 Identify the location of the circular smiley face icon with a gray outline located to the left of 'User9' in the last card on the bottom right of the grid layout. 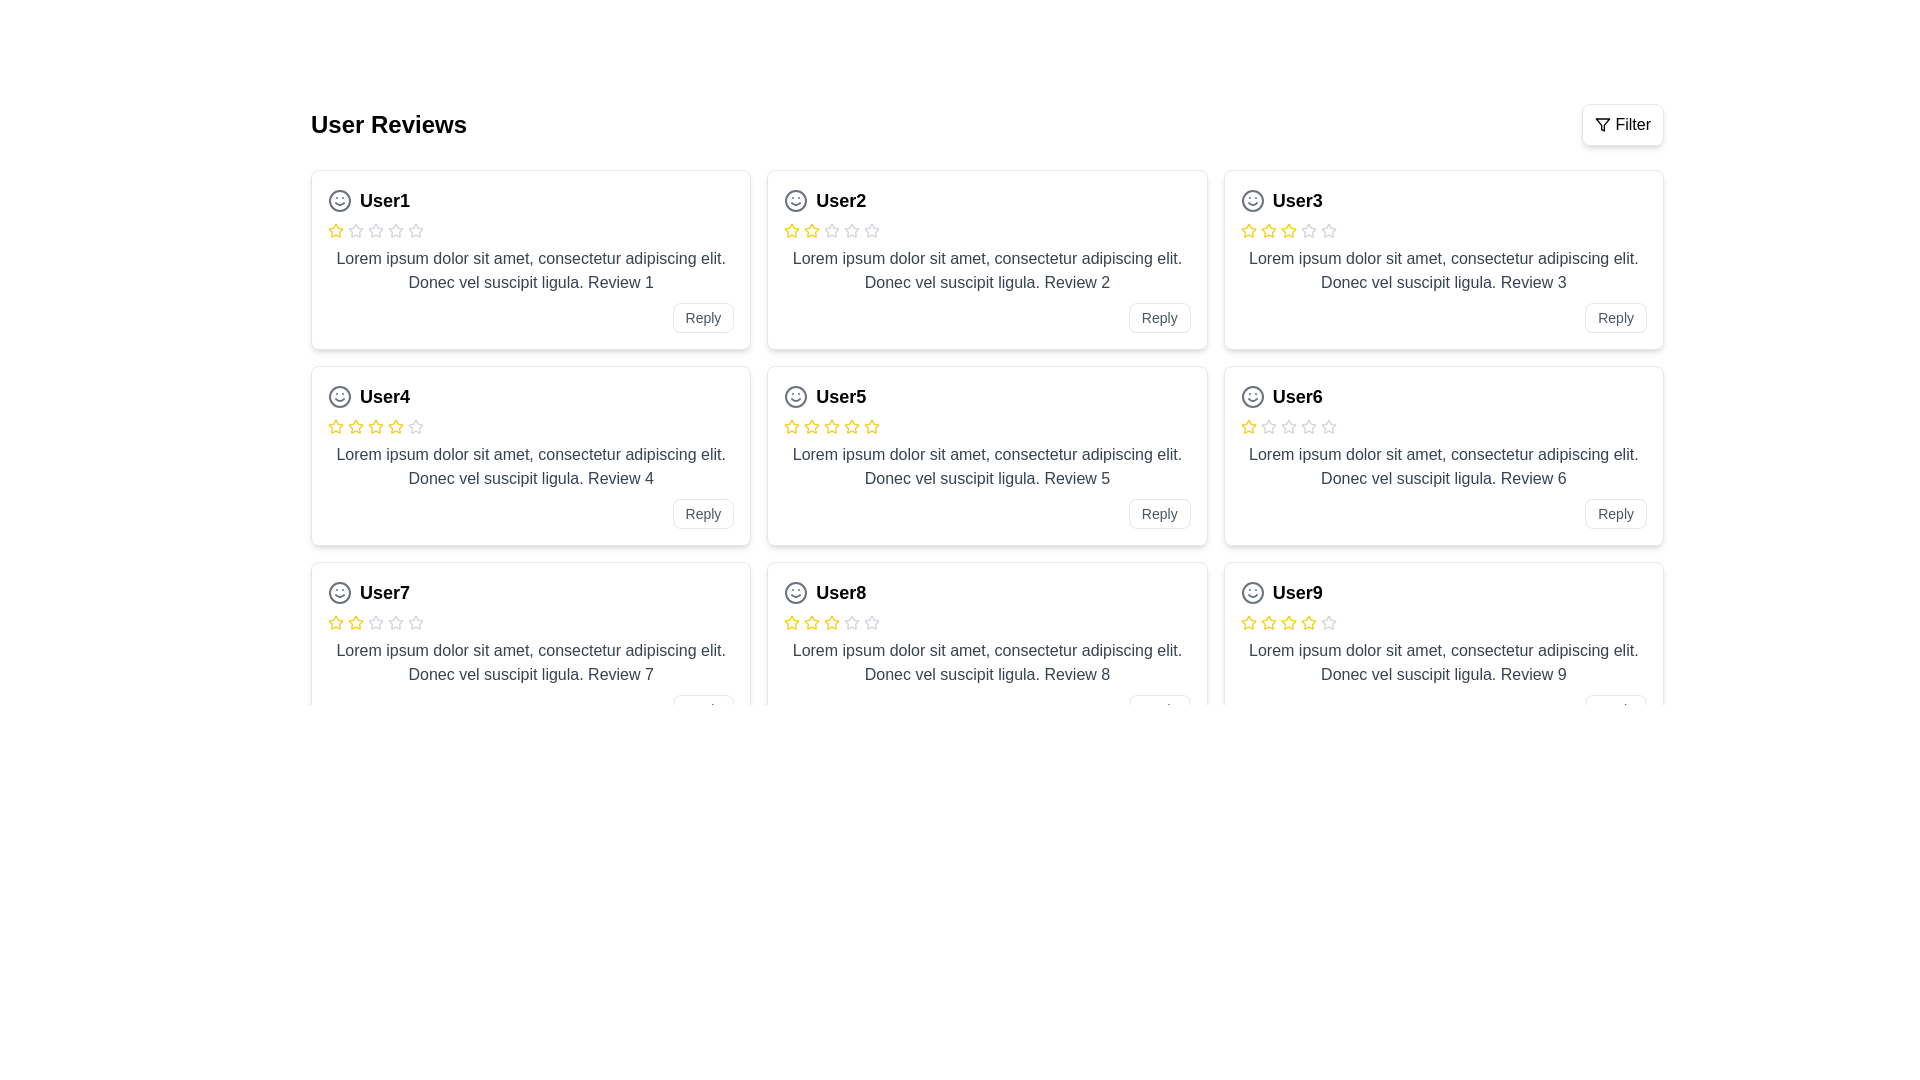
(1251, 592).